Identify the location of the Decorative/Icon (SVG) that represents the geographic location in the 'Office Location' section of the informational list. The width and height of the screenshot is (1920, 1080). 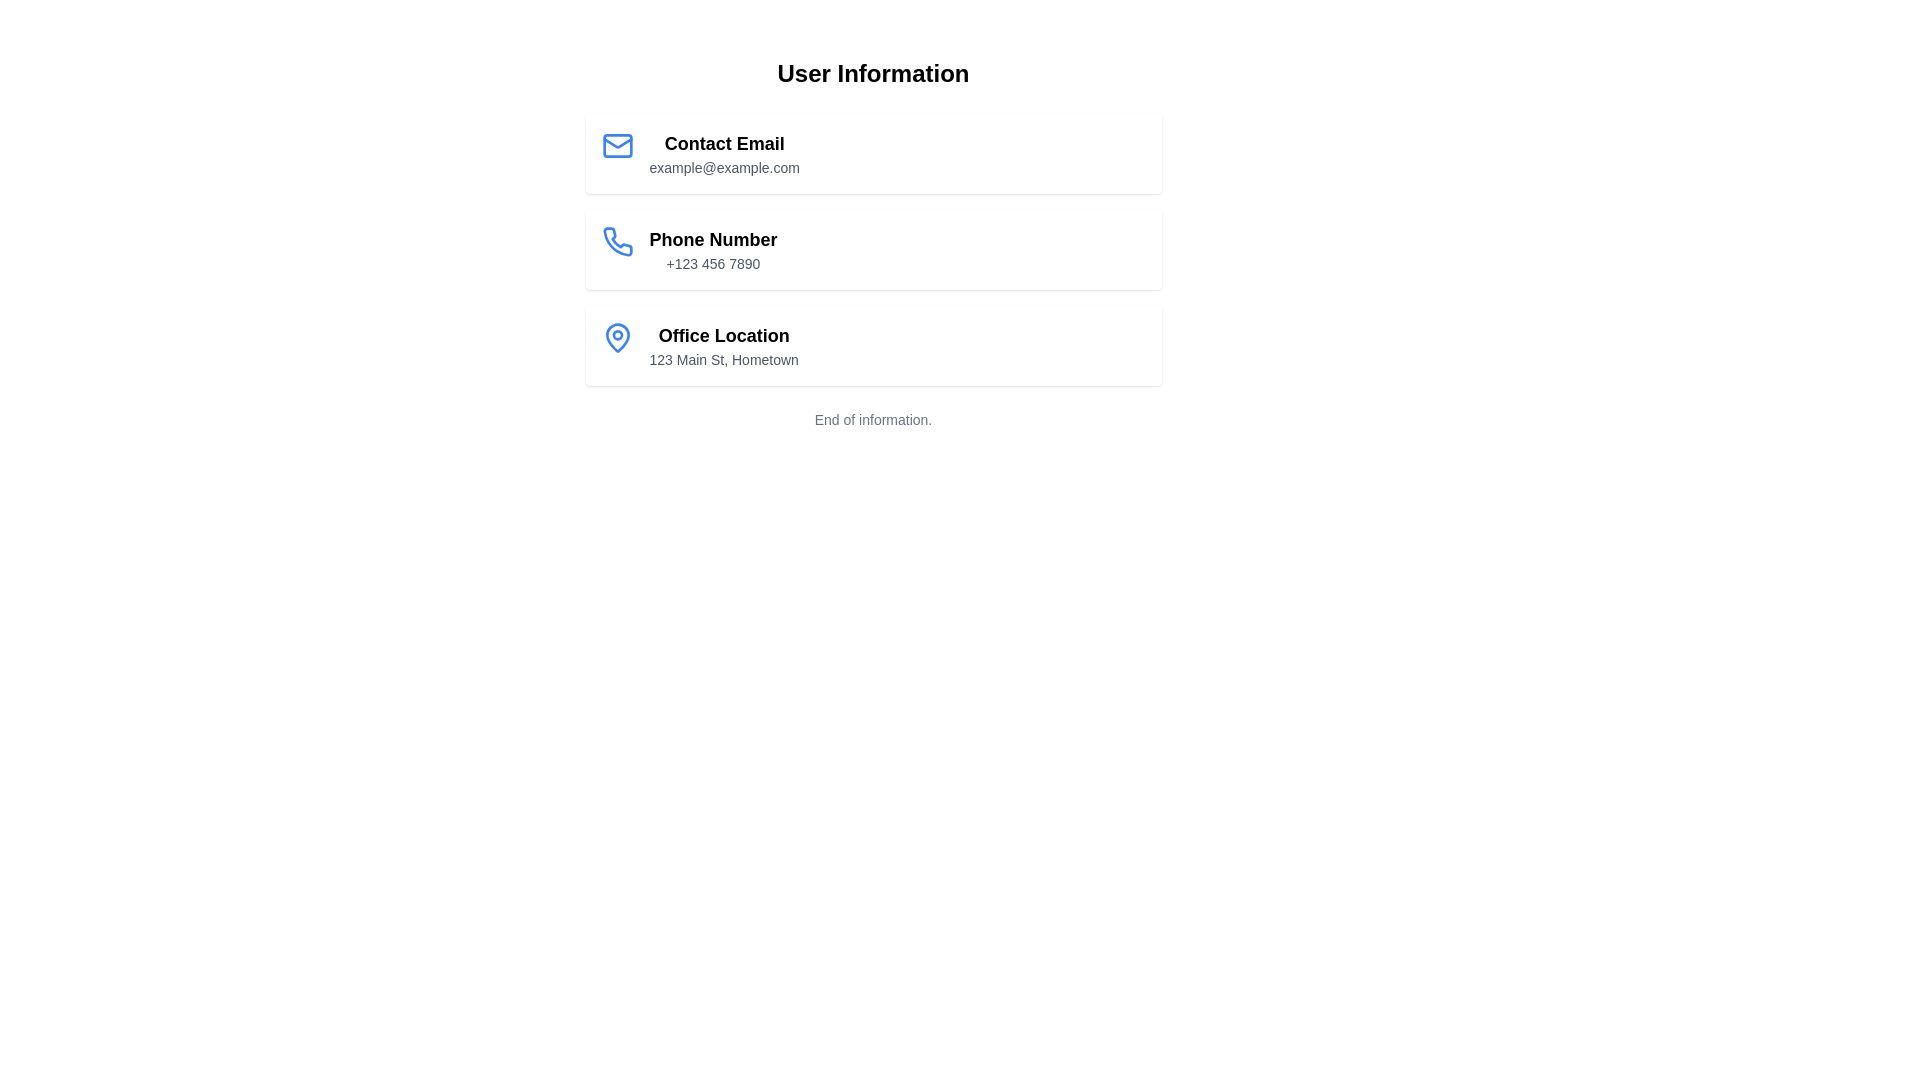
(616, 337).